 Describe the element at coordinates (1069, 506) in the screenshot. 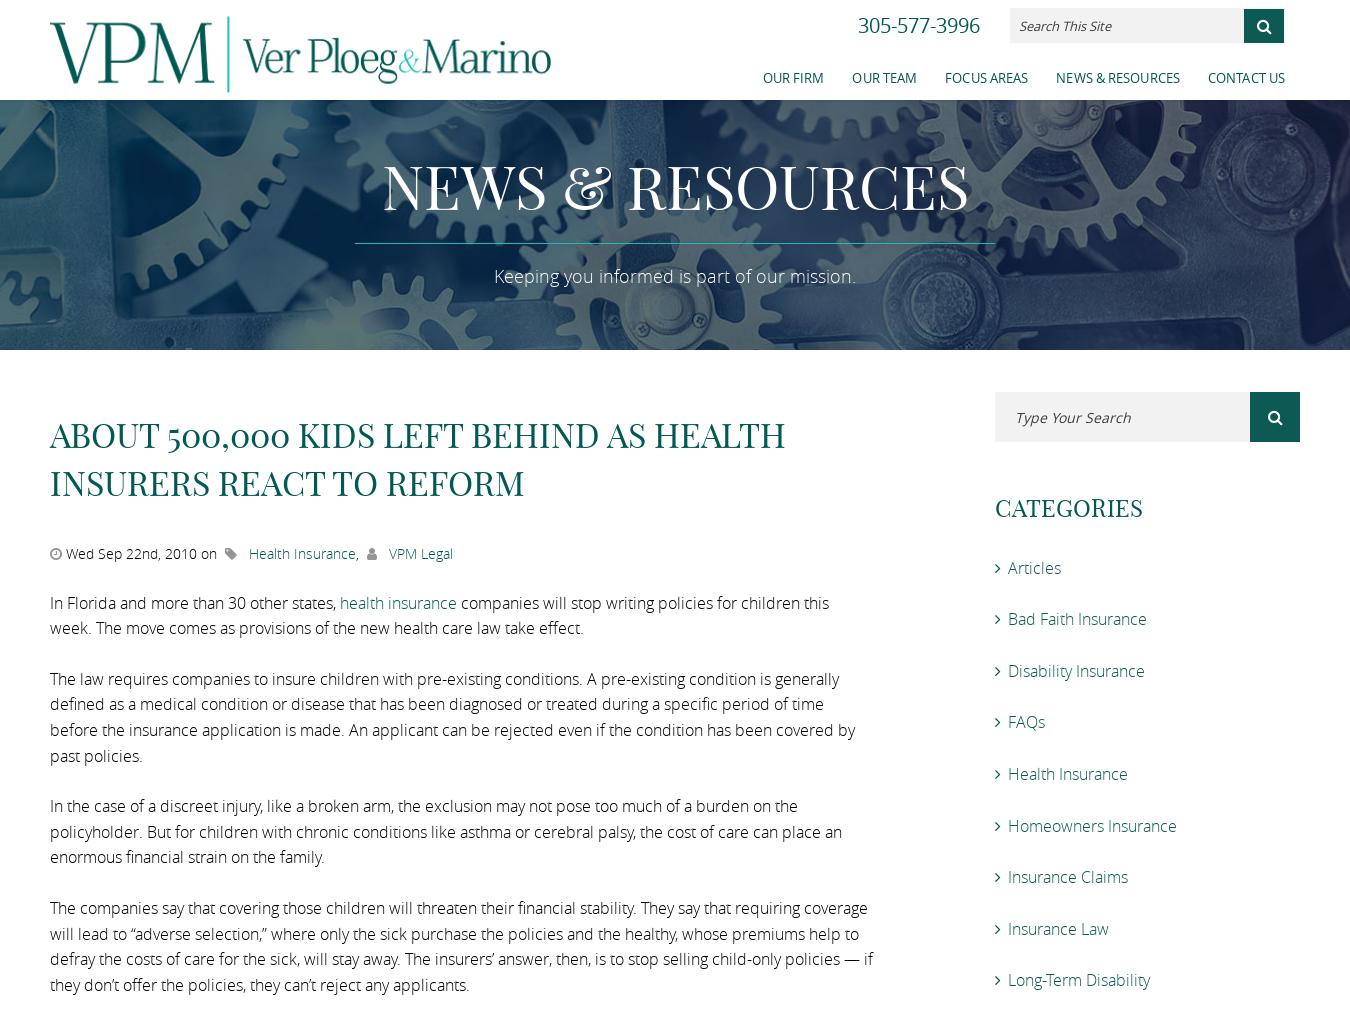

I see `'Categories'` at that location.